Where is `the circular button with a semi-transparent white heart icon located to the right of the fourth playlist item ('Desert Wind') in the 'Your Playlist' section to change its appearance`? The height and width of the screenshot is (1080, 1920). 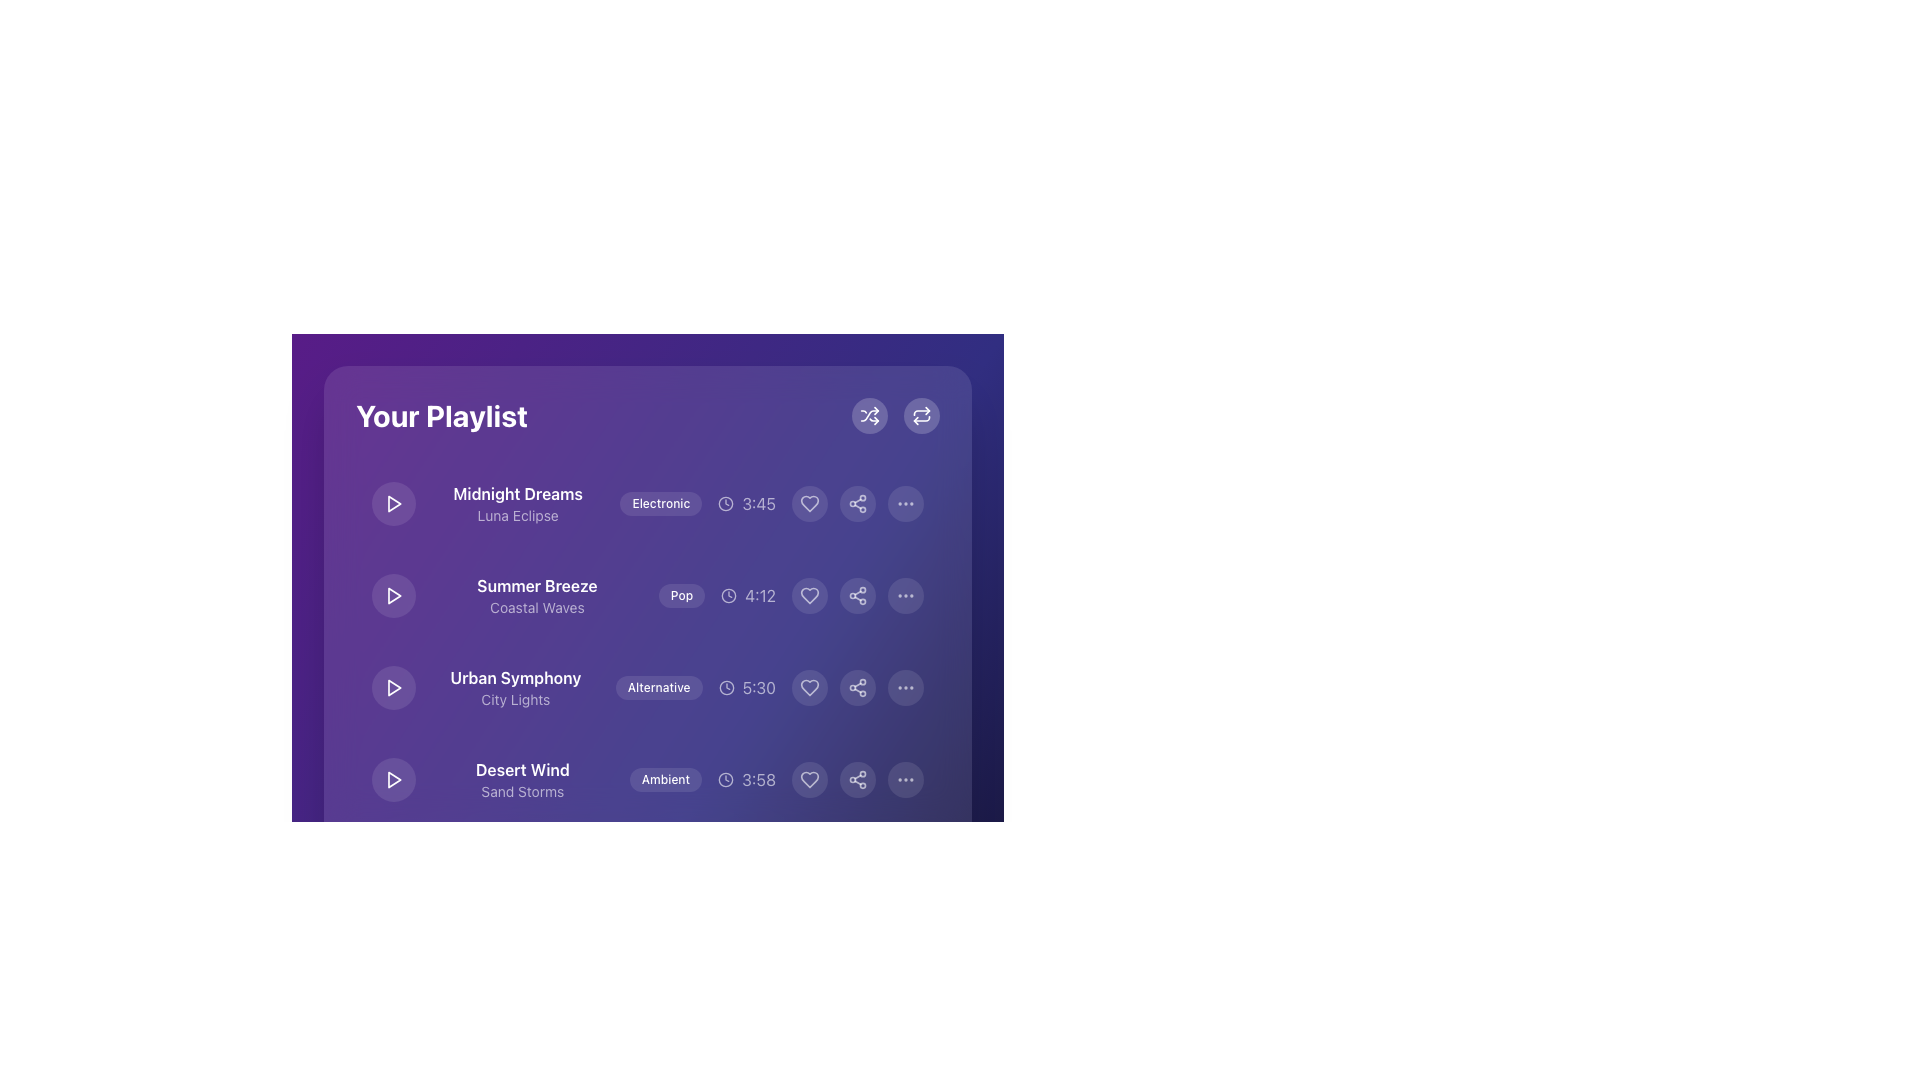 the circular button with a semi-transparent white heart icon located to the right of the fourth playlist item ('Desert Wind') in the 'Your Playlist' section to change its appearance is located at coordinates (810, 778).